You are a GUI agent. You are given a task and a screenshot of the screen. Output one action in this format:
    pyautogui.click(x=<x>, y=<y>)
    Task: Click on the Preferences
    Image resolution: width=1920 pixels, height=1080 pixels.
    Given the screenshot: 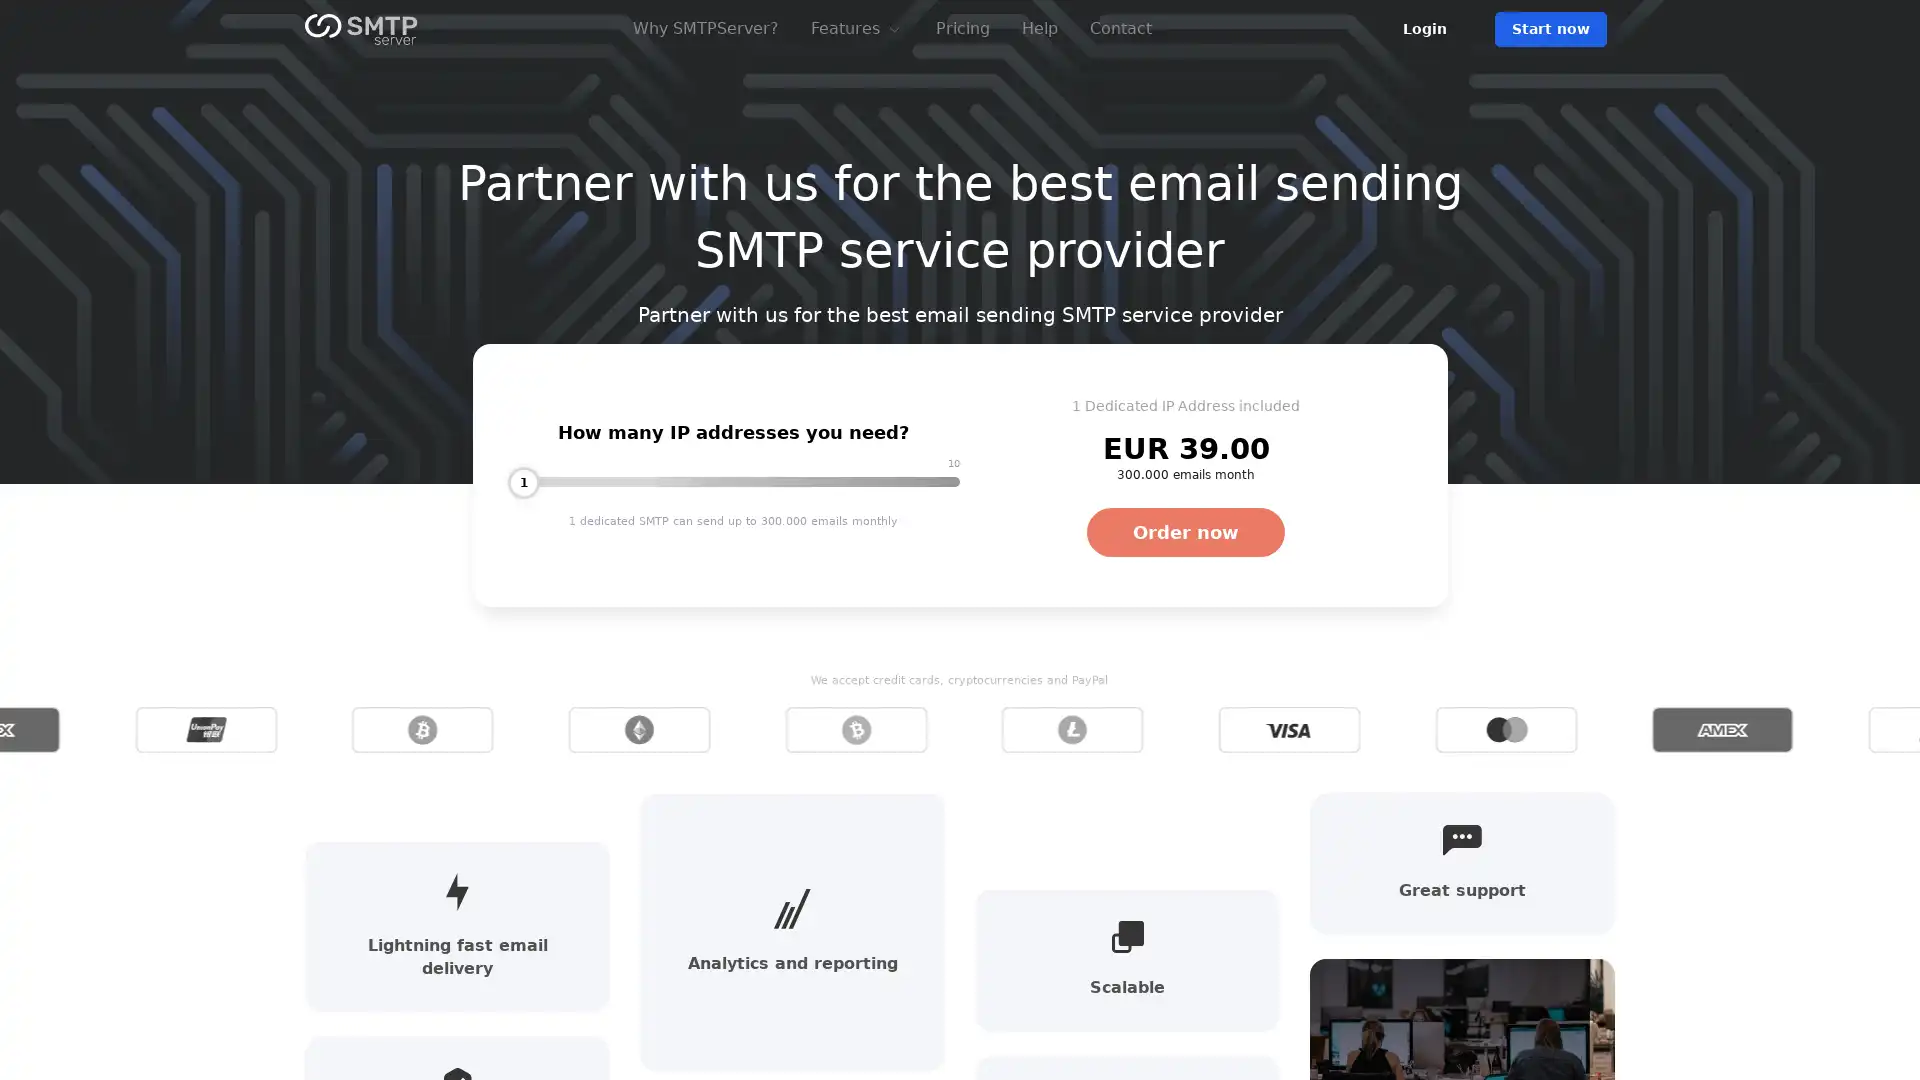 What is the action you would take?
    pyautogui.click(x=1271, y=1000)
    